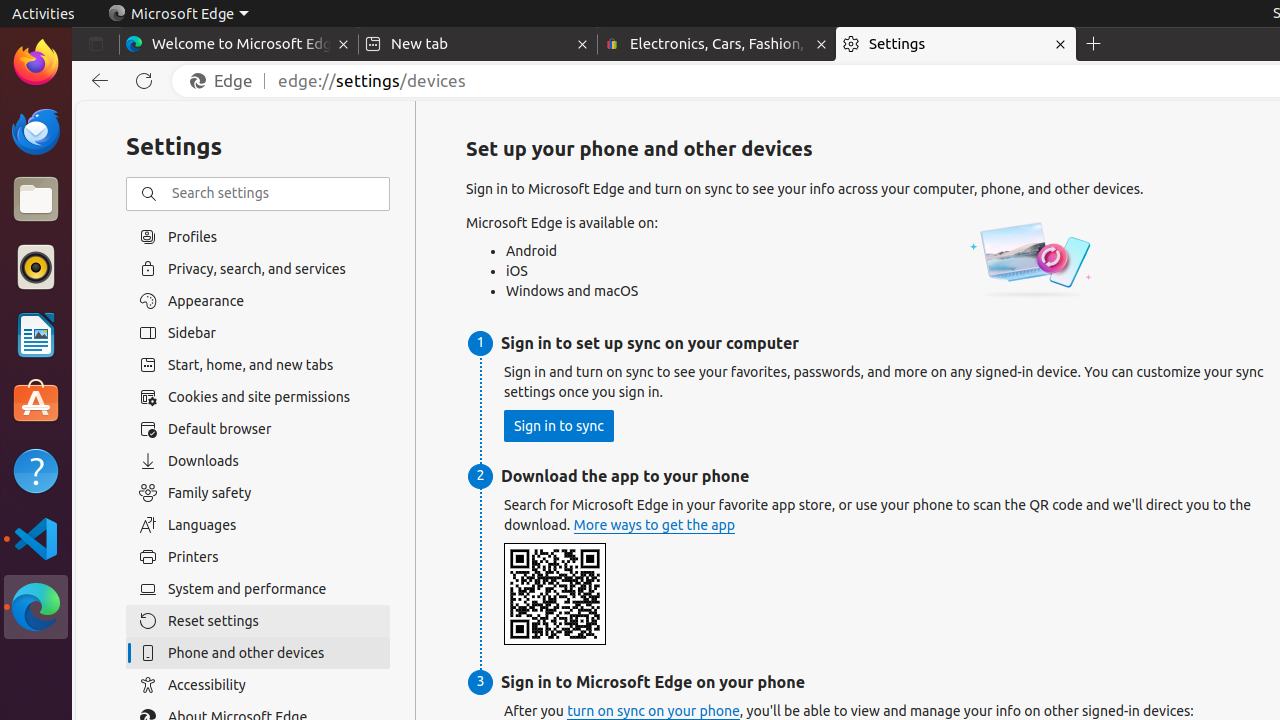 This screenshot has width=1280, height=720. Describe the element at coordinates (257, 461) in the screenshot. I see `'Downloads'` at that location.